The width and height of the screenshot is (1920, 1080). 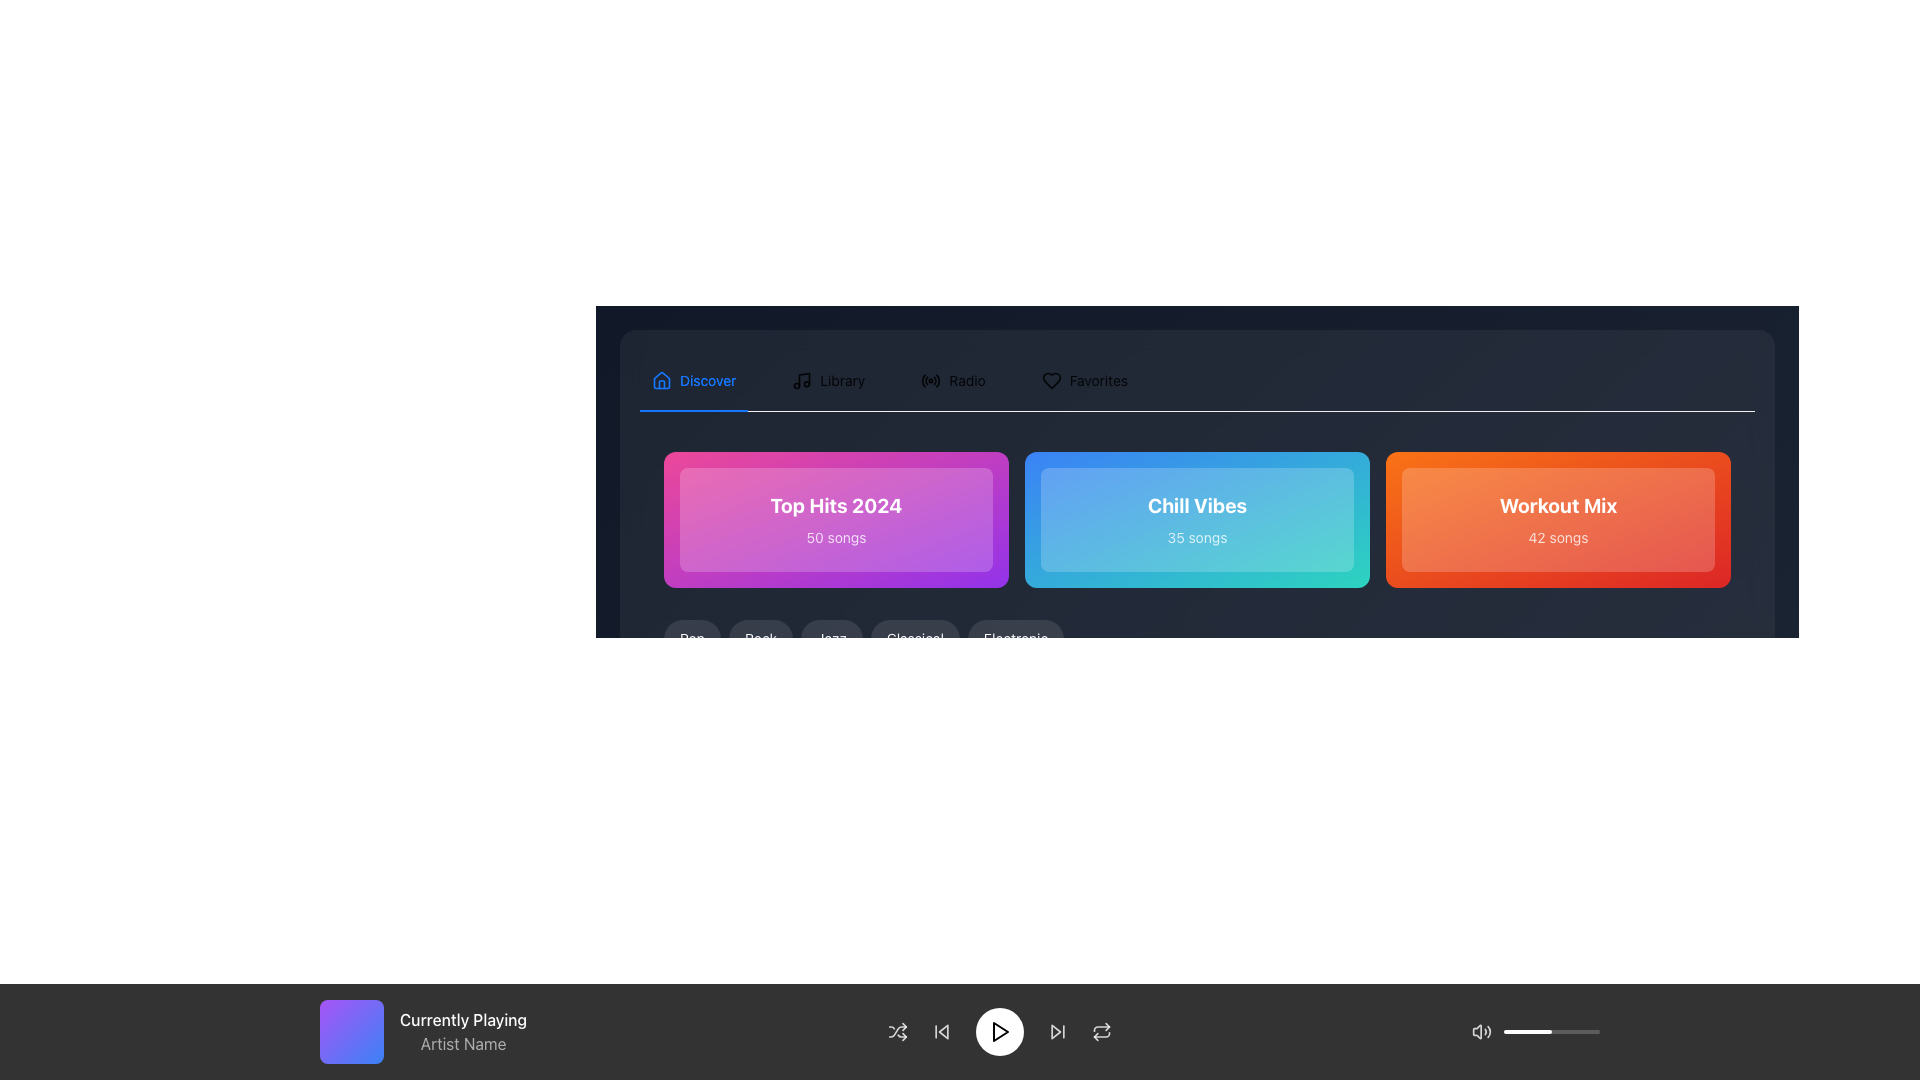 I want to click on the interactive card with a gradient background from pink to purple, featuring bold white text 'Top Hits 2024' and smaller text '50 songs', located as the leftmost element in a row of three, so click(x=836, y=519).